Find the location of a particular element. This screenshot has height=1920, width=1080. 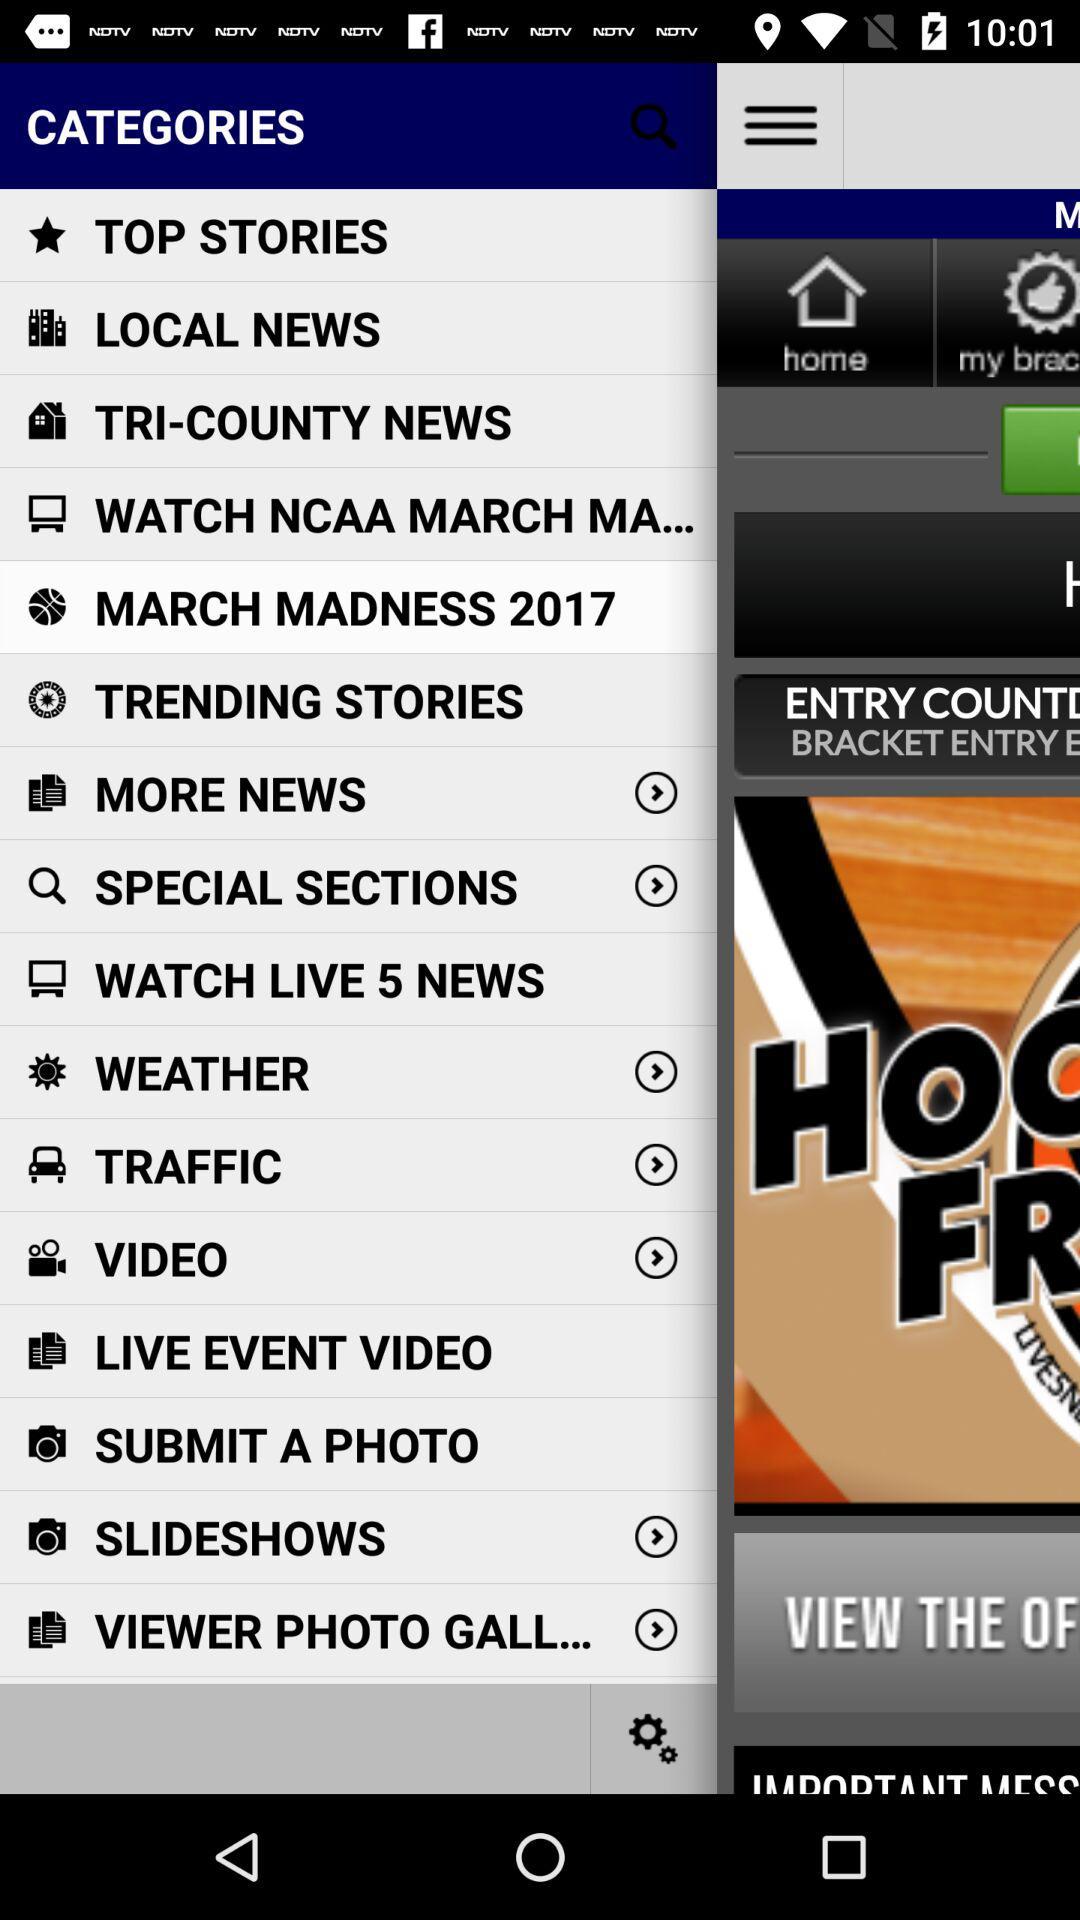

the settings icon is located at coordinates (654, 1737).